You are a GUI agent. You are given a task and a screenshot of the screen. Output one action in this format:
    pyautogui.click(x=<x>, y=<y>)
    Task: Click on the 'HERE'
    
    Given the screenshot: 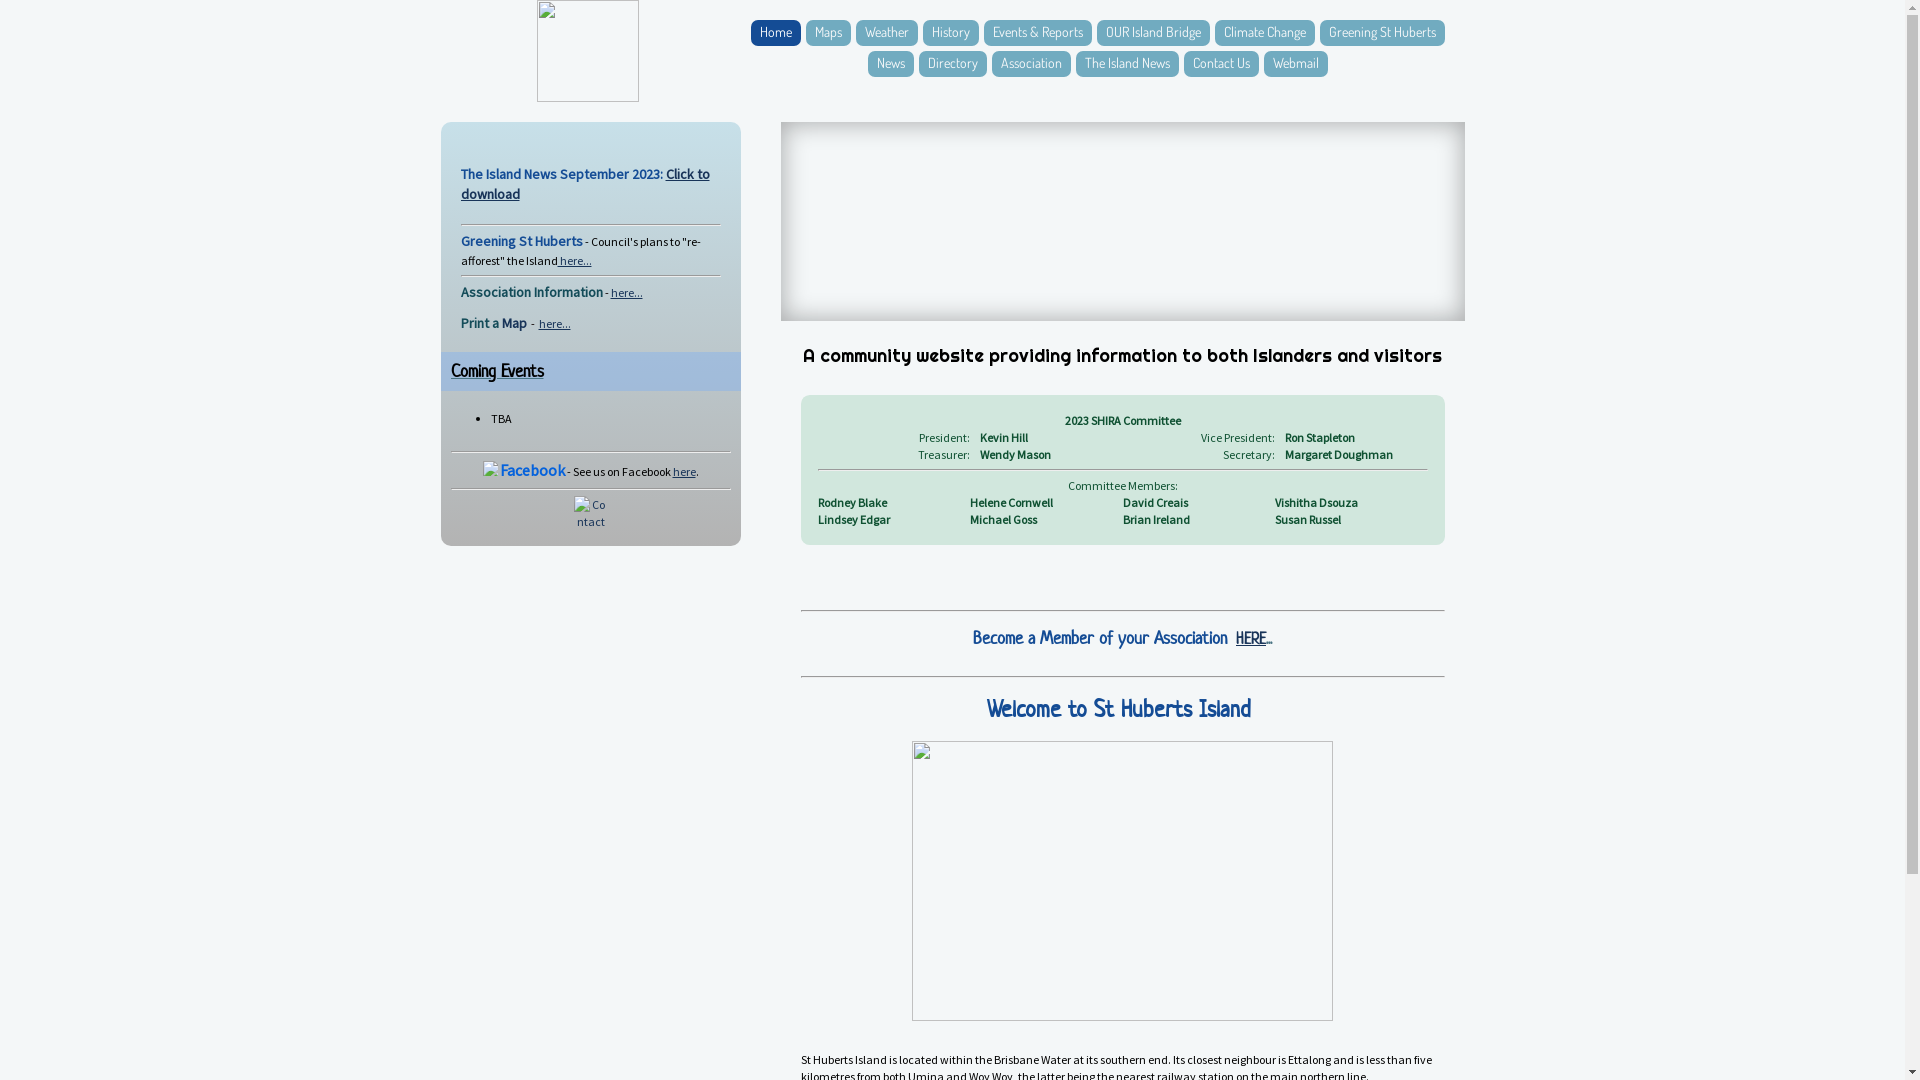 What is the action you would take?
    pyautogui.click(x=1250, y=638)
    